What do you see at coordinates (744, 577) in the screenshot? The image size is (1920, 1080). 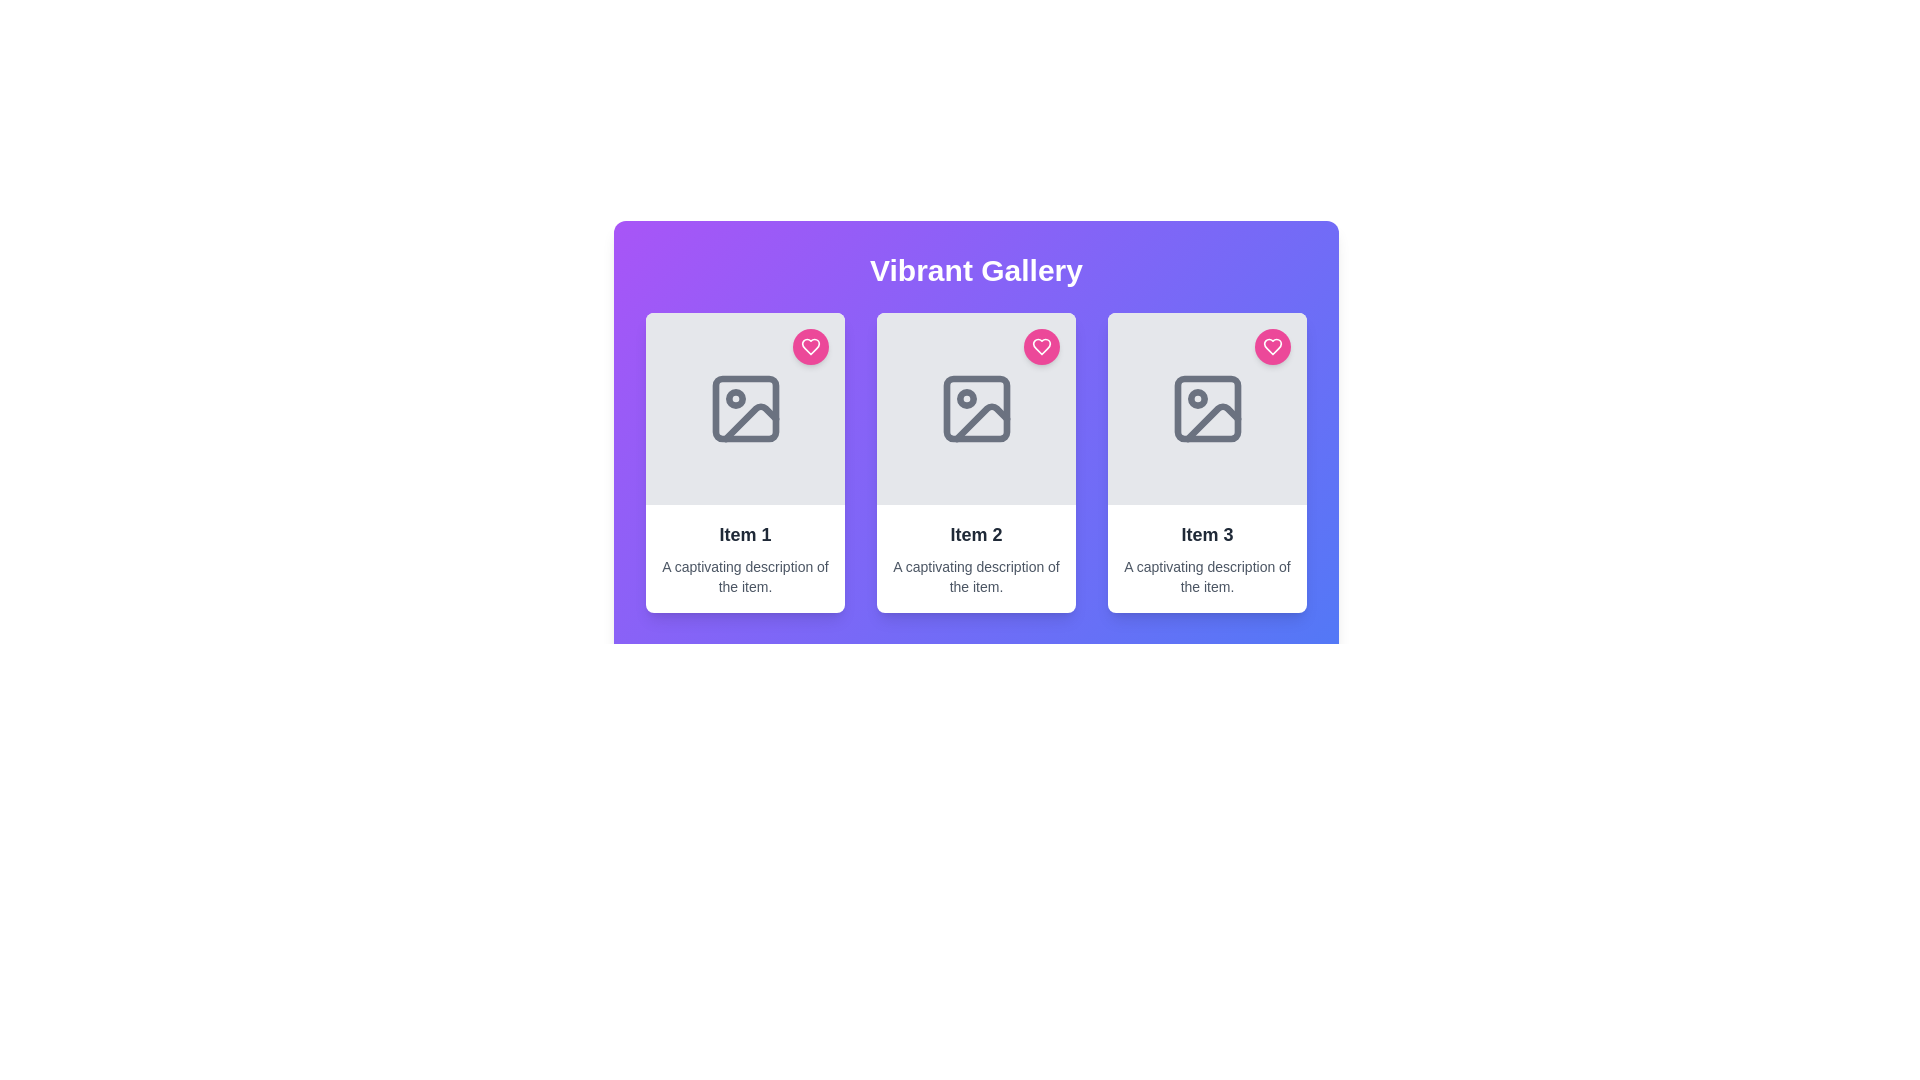 I see `descriptive text located below 'Item 1' in the first card of a three-card layout` at bounding box center [744, 577].